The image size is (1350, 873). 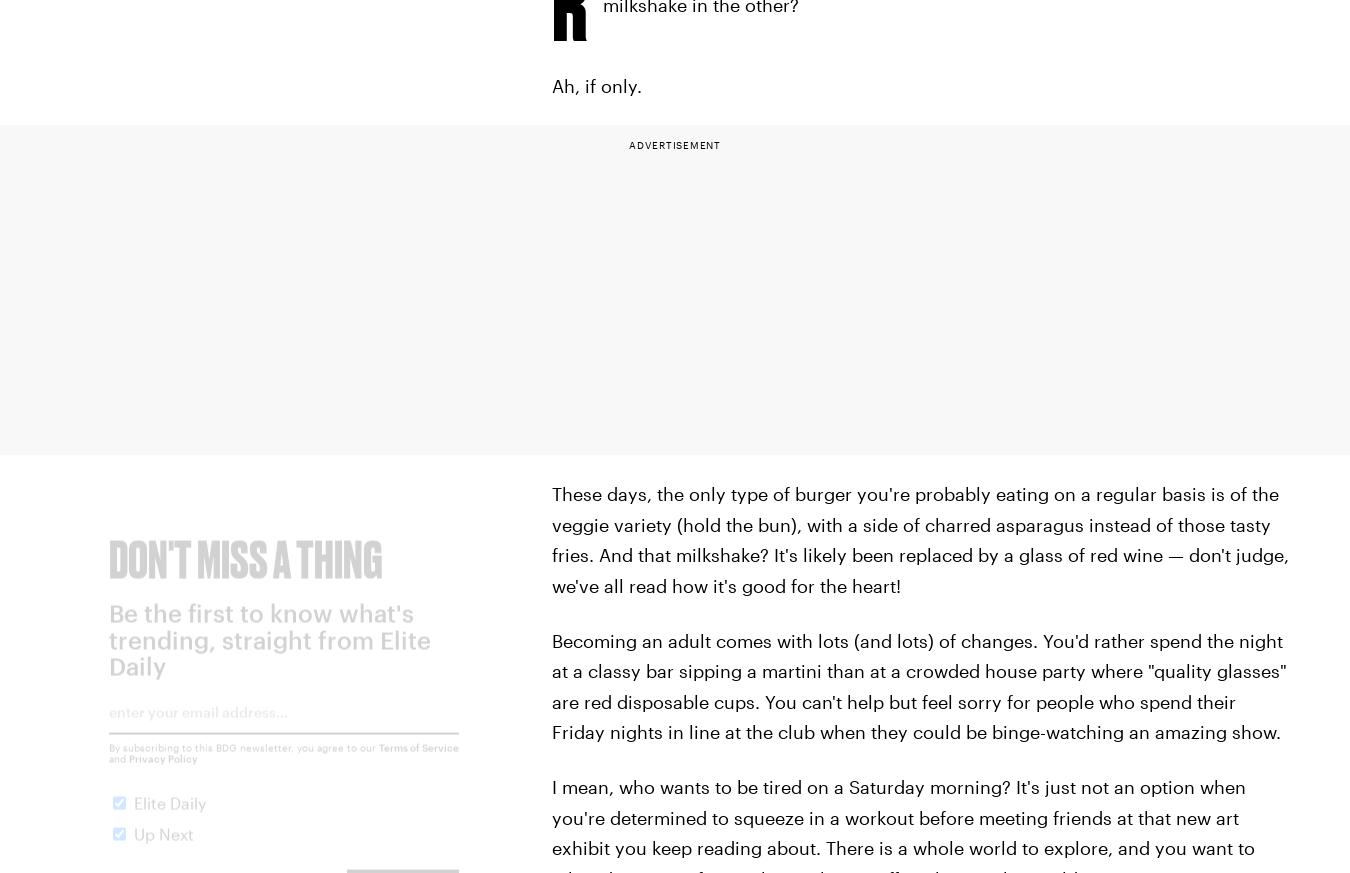 I want to click on 'By subscribing to this BDG newsletter, you agree to our', so click(x=107, y=762).